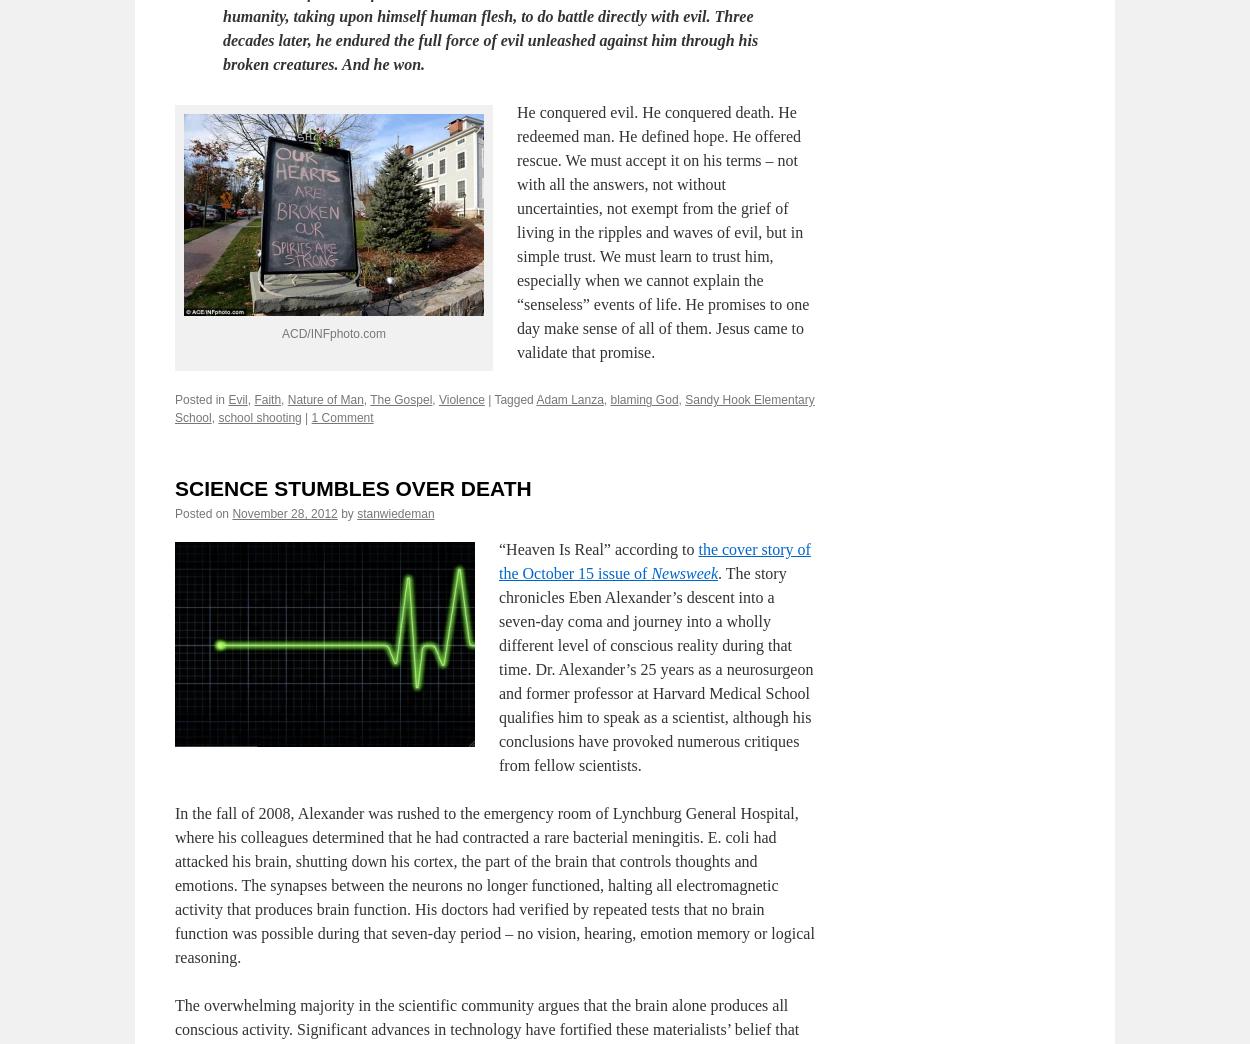 This screenshot has width=1250, height=1044. What do you see at coordinates (480, 27) in the screenshot?
I see `'The Christmas season reminds us again that such a God does exist and he has put such a plan of redemption into motion. For thousands of years his mercy covered man’s evil acts.'` at bounding box center [480, 27].